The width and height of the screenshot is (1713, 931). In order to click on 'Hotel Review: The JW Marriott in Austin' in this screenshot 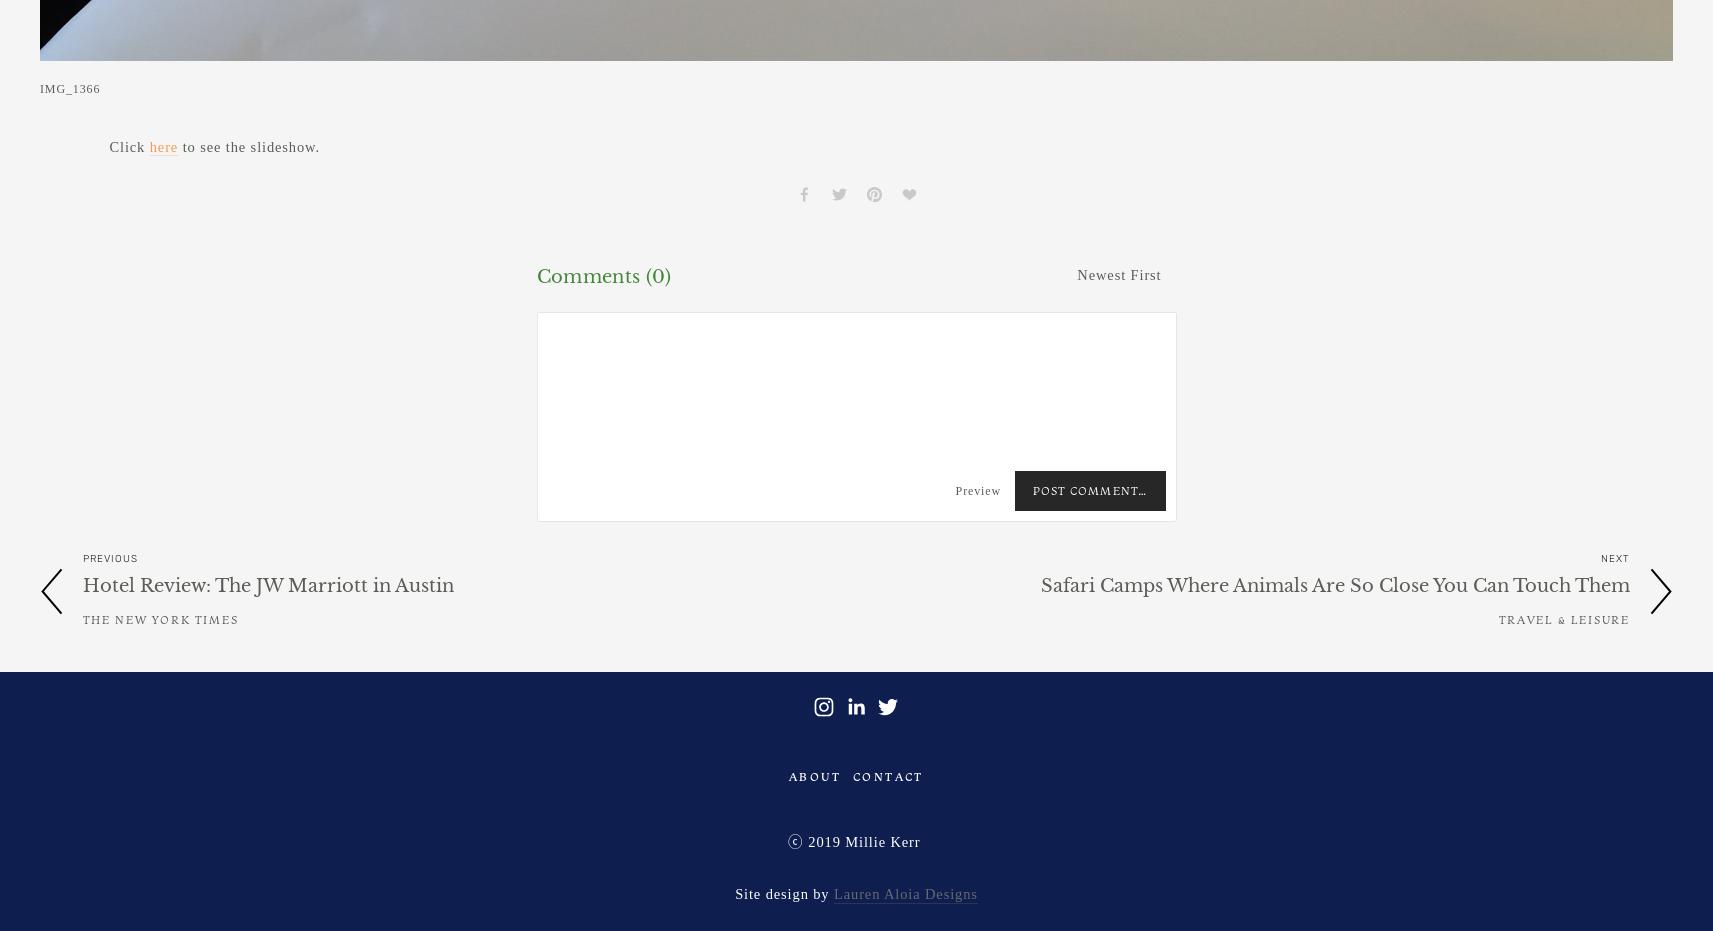, I will do `click(268, 584)`.